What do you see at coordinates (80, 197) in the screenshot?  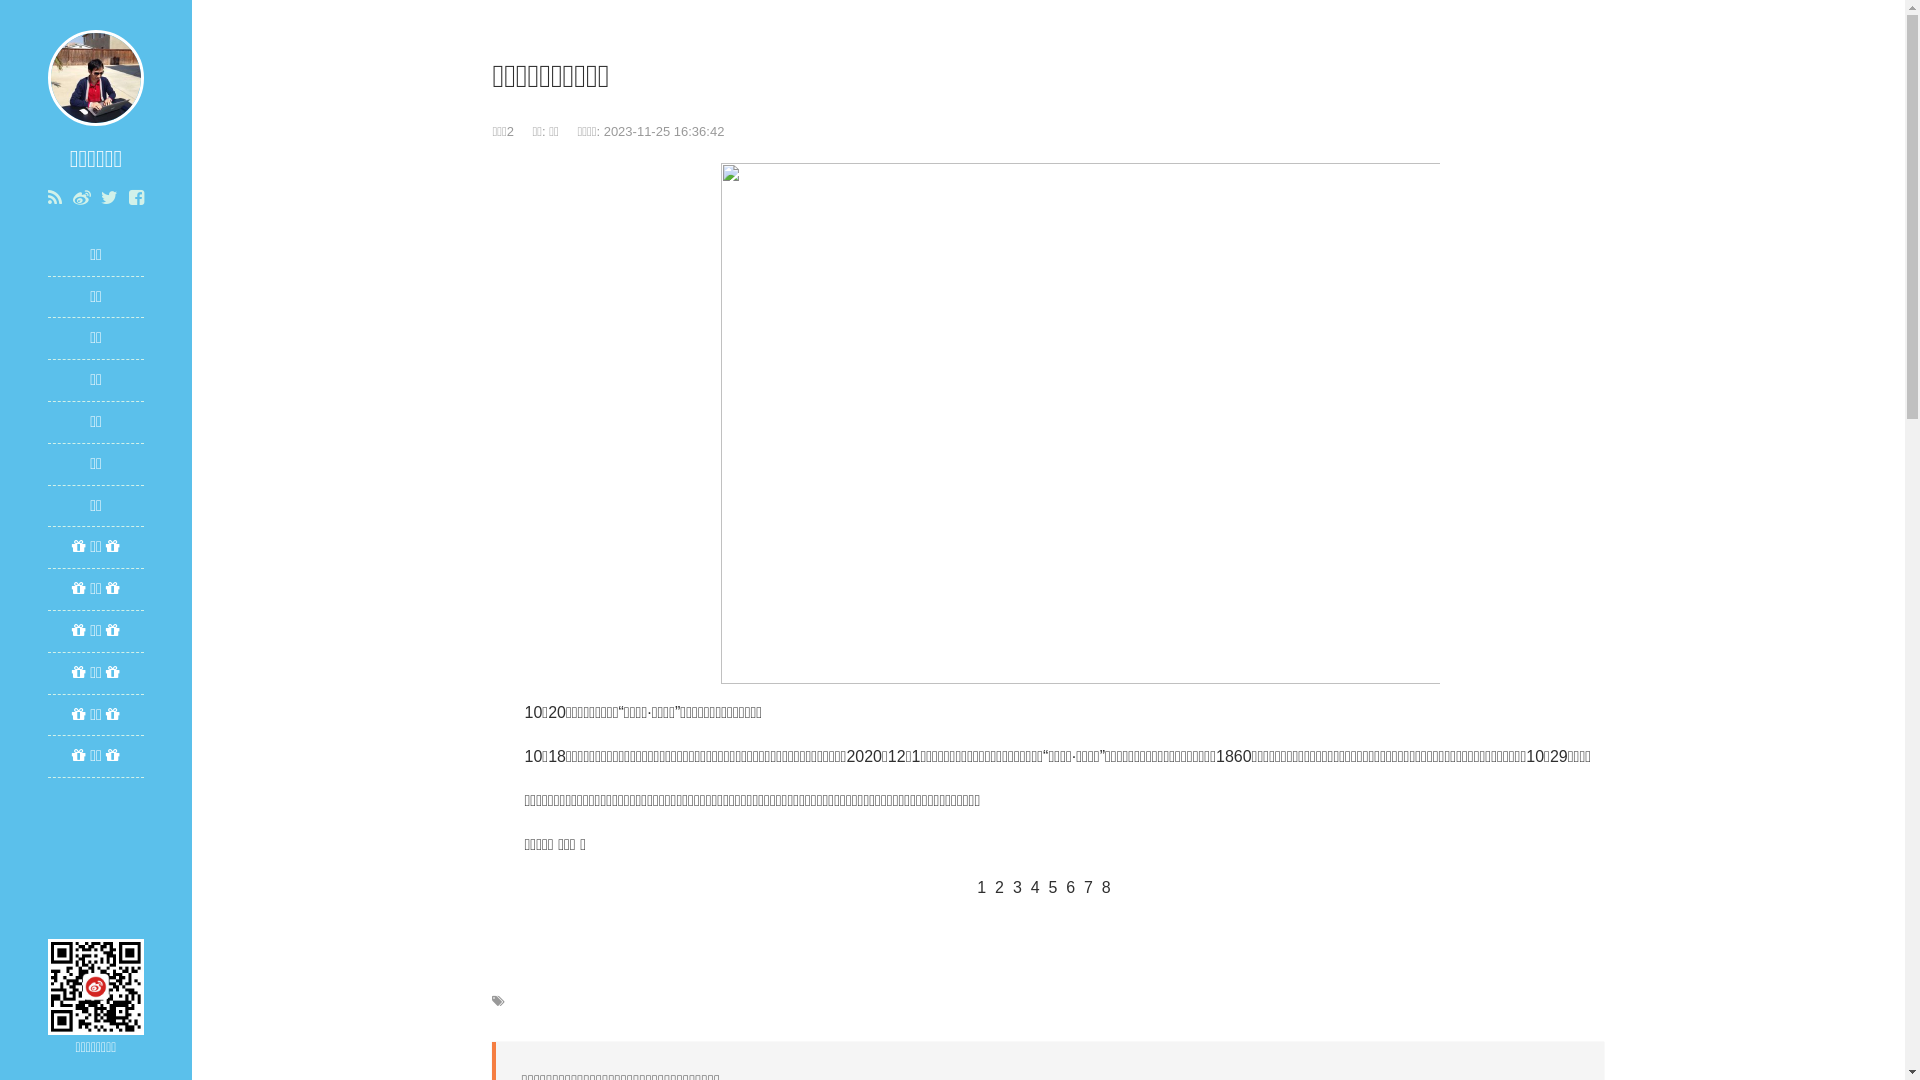 I see `'Weibo'` at bounding box center [80, 197].